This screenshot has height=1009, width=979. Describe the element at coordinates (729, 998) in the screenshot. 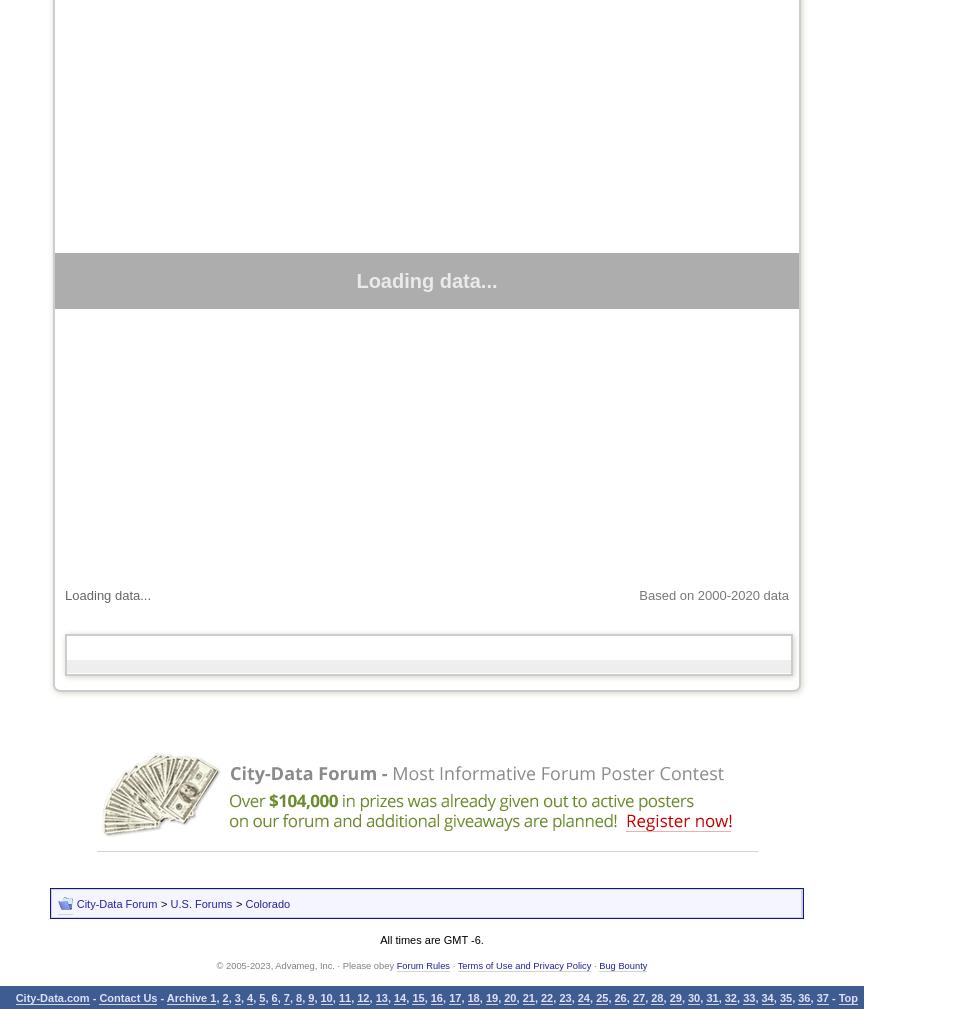

I see `'32'` at that location.